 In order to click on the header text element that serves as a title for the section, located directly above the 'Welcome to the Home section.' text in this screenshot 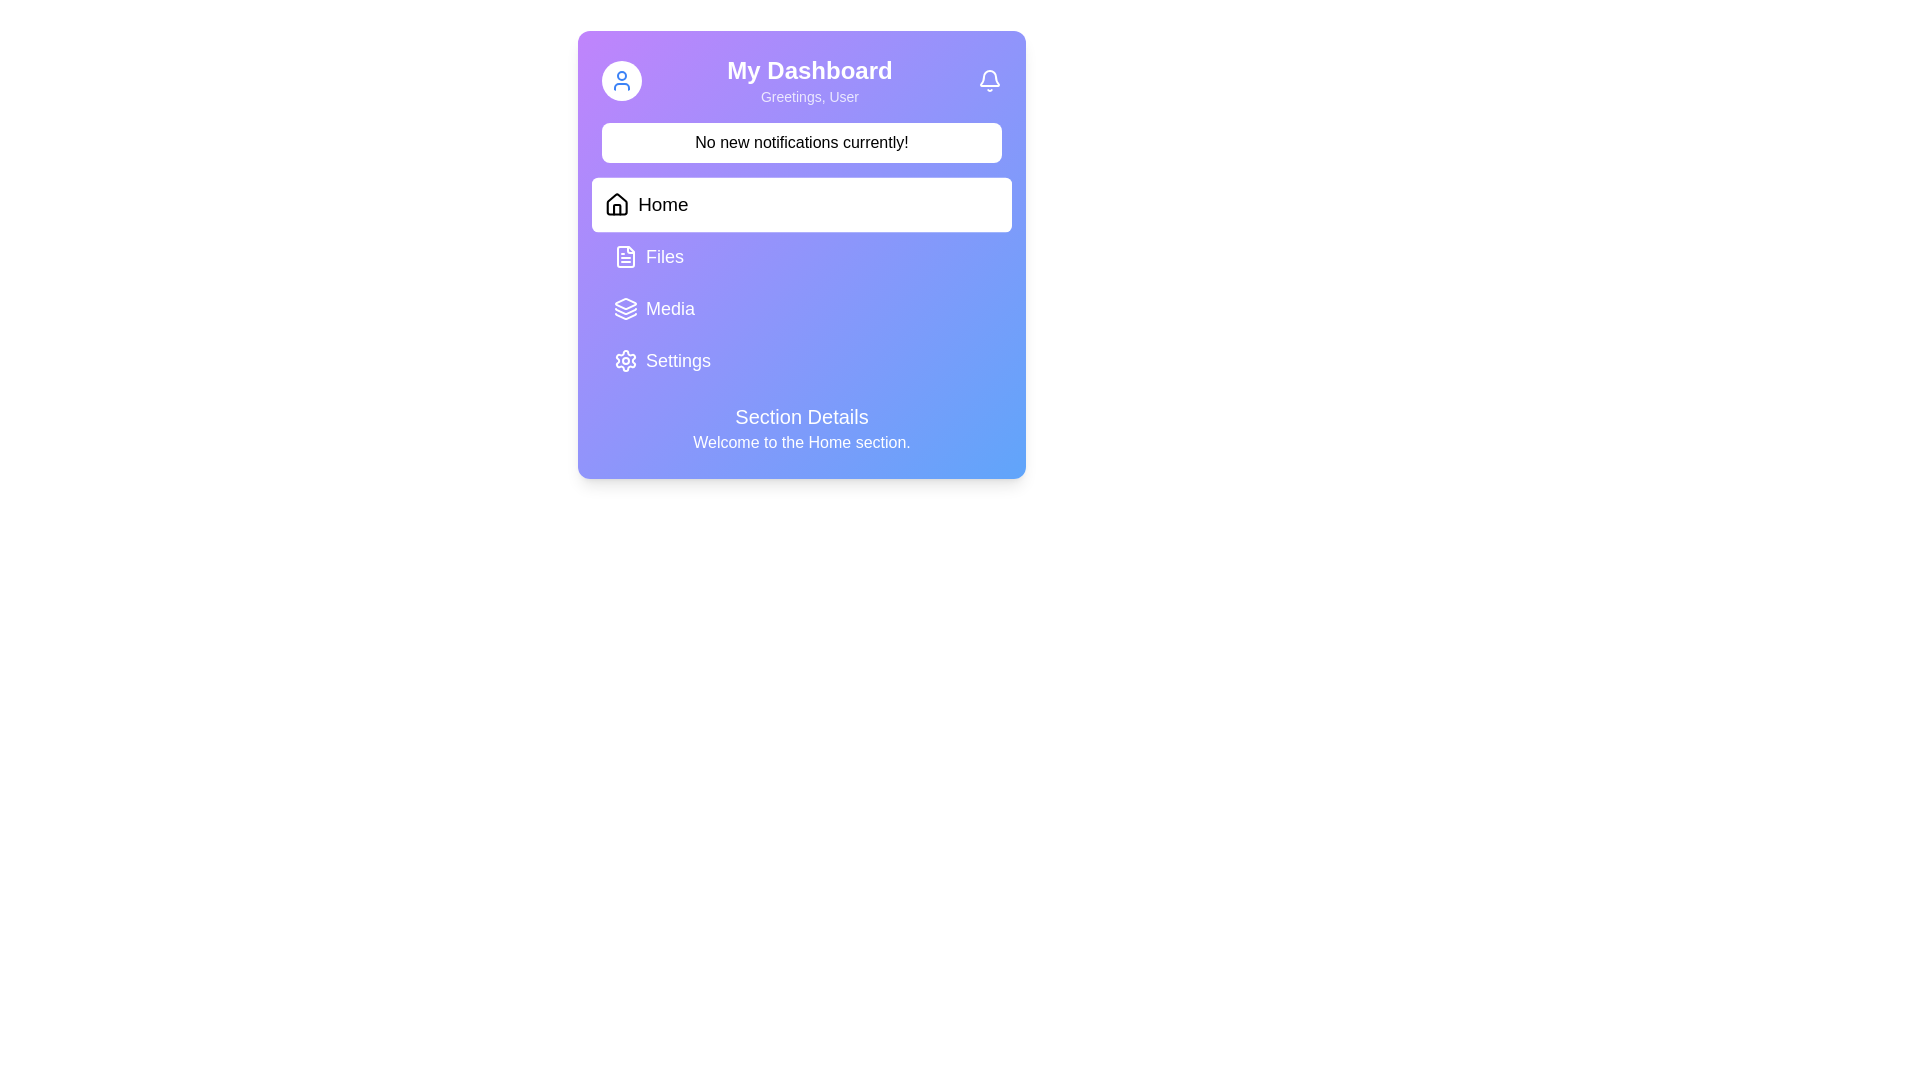, I will do `click(801, 415)`.